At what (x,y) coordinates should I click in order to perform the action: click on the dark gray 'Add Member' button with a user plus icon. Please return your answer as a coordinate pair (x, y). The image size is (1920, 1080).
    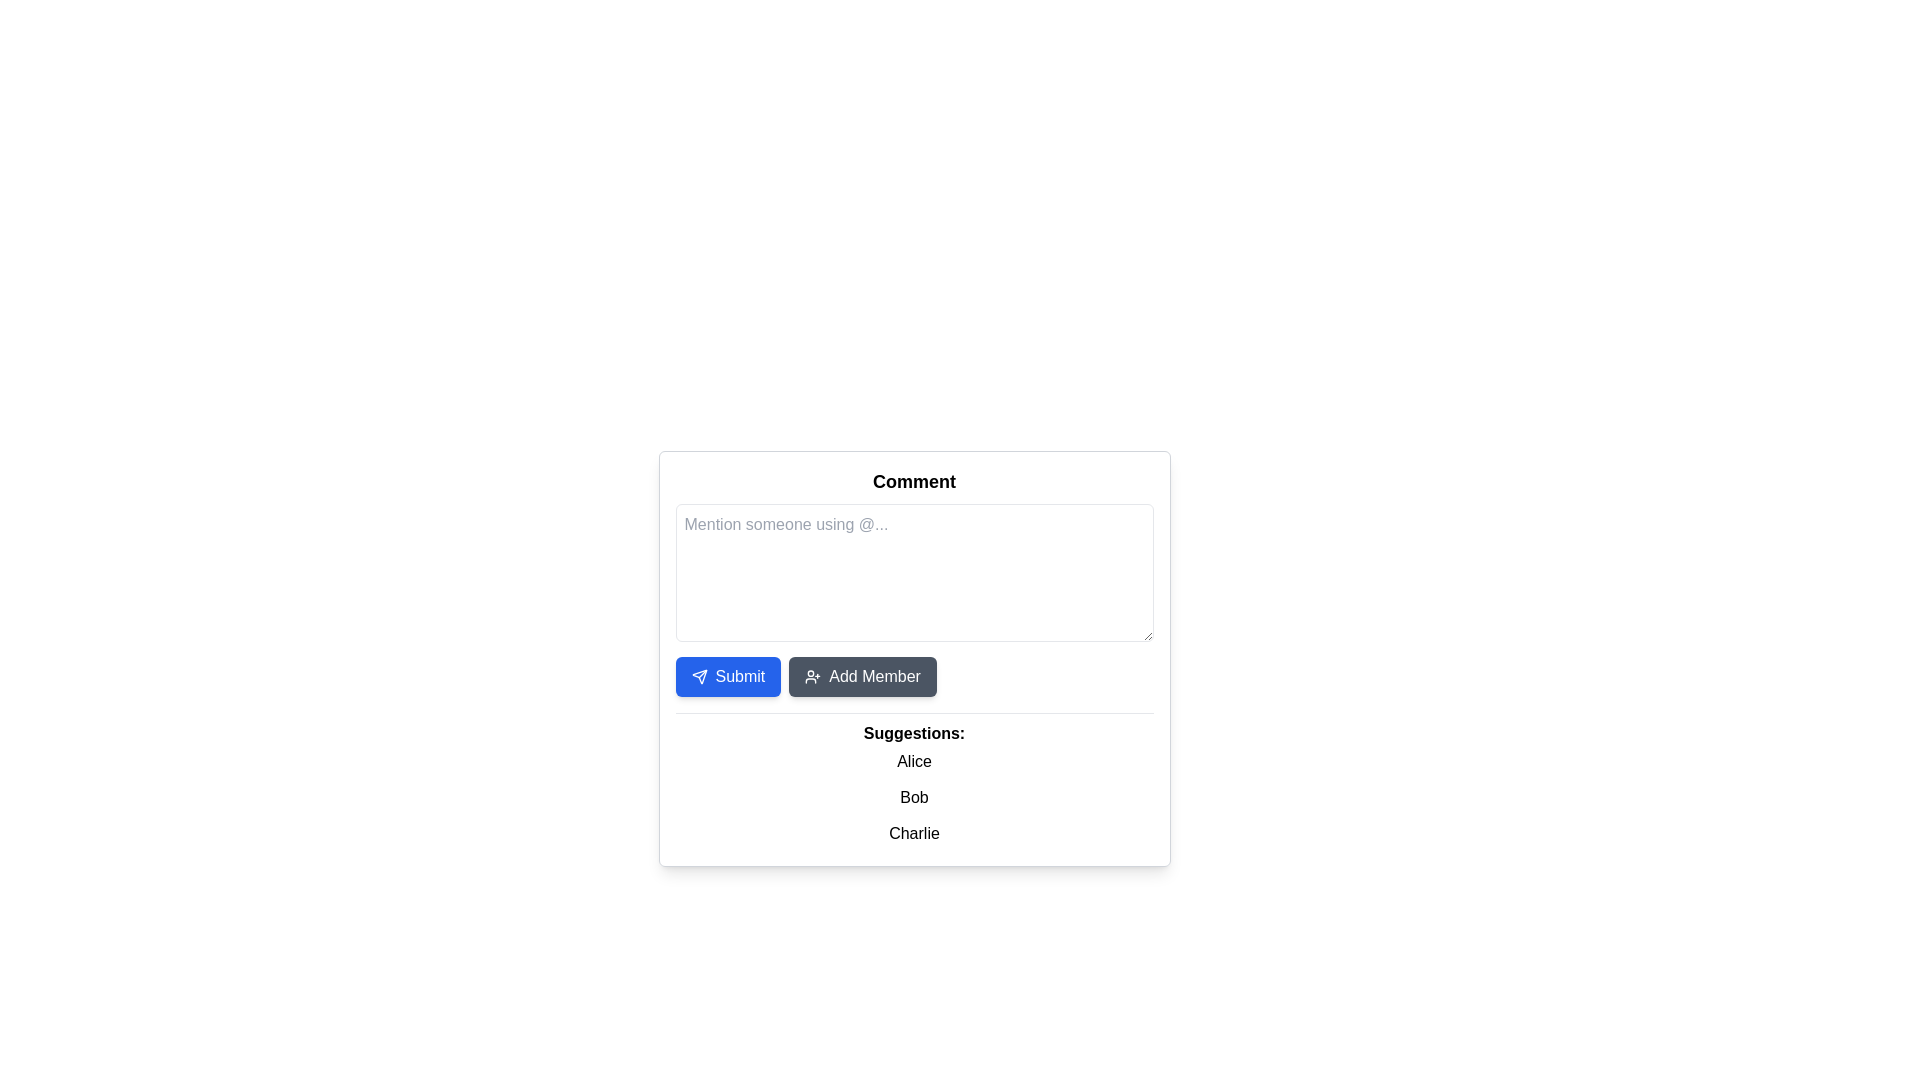
    Looking at the image, I should click on (913, 676).